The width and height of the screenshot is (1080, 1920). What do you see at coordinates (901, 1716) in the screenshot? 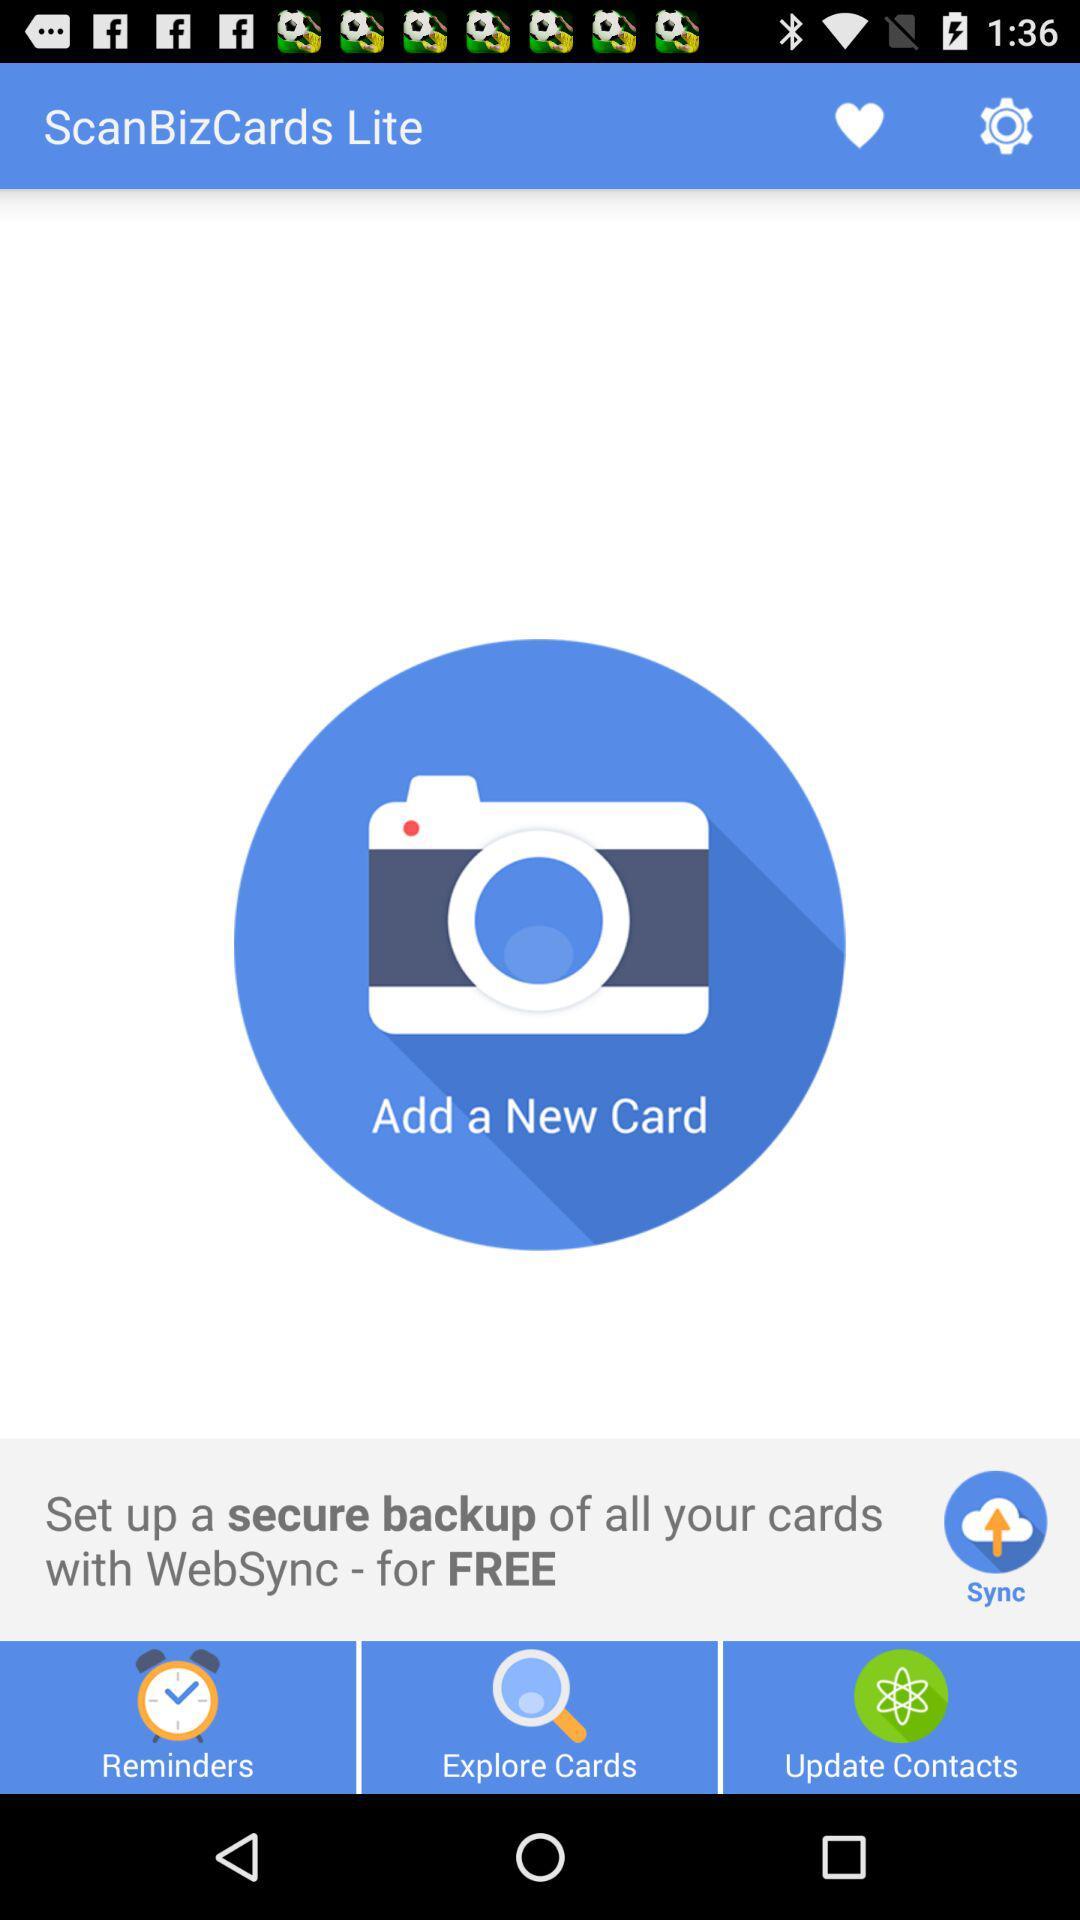
I see `the icon below the sync icon` at bounding box center [901, 1716].